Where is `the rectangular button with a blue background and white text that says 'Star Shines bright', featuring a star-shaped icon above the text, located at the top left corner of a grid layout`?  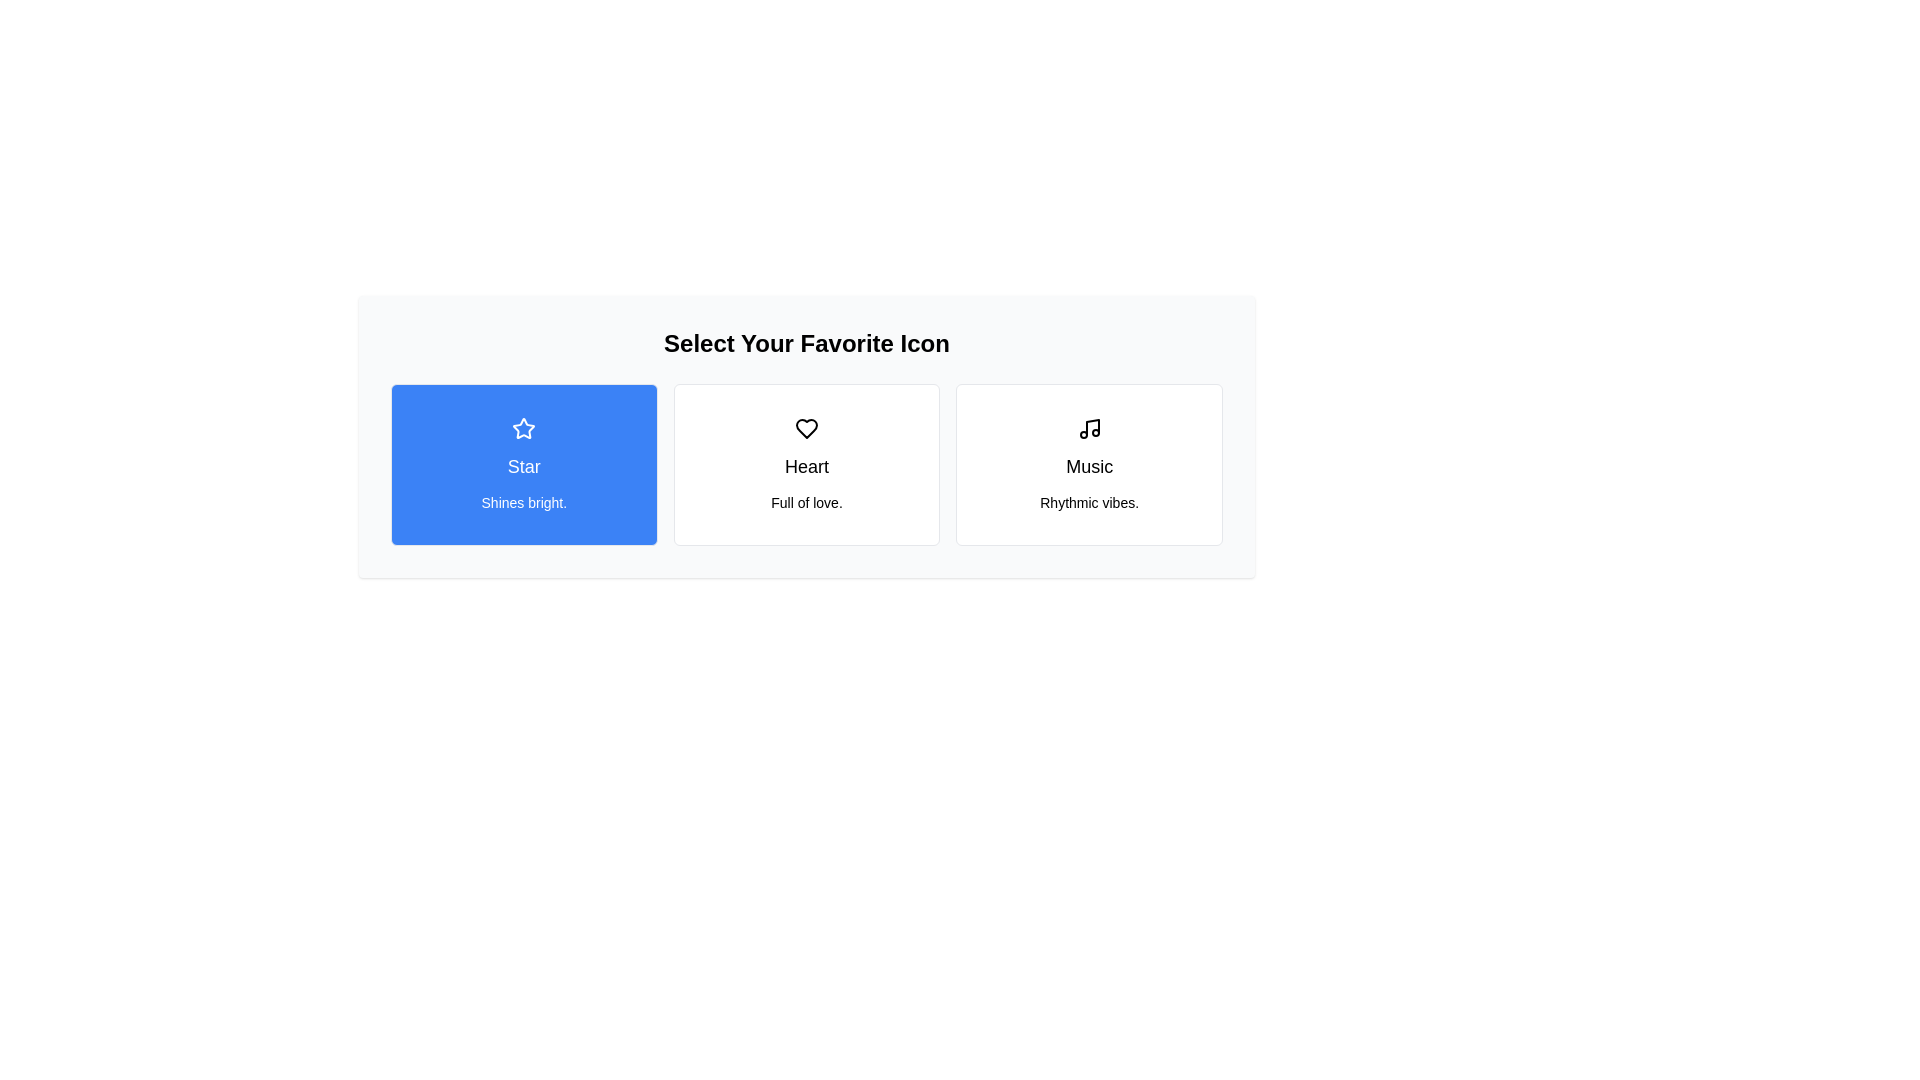 the rectangular button with a blue background and white text that says 'Star Shines bright', featuring a star-shaped icon above the text, located at the top left corner of a grid layout is located at coordinates (524, 465).